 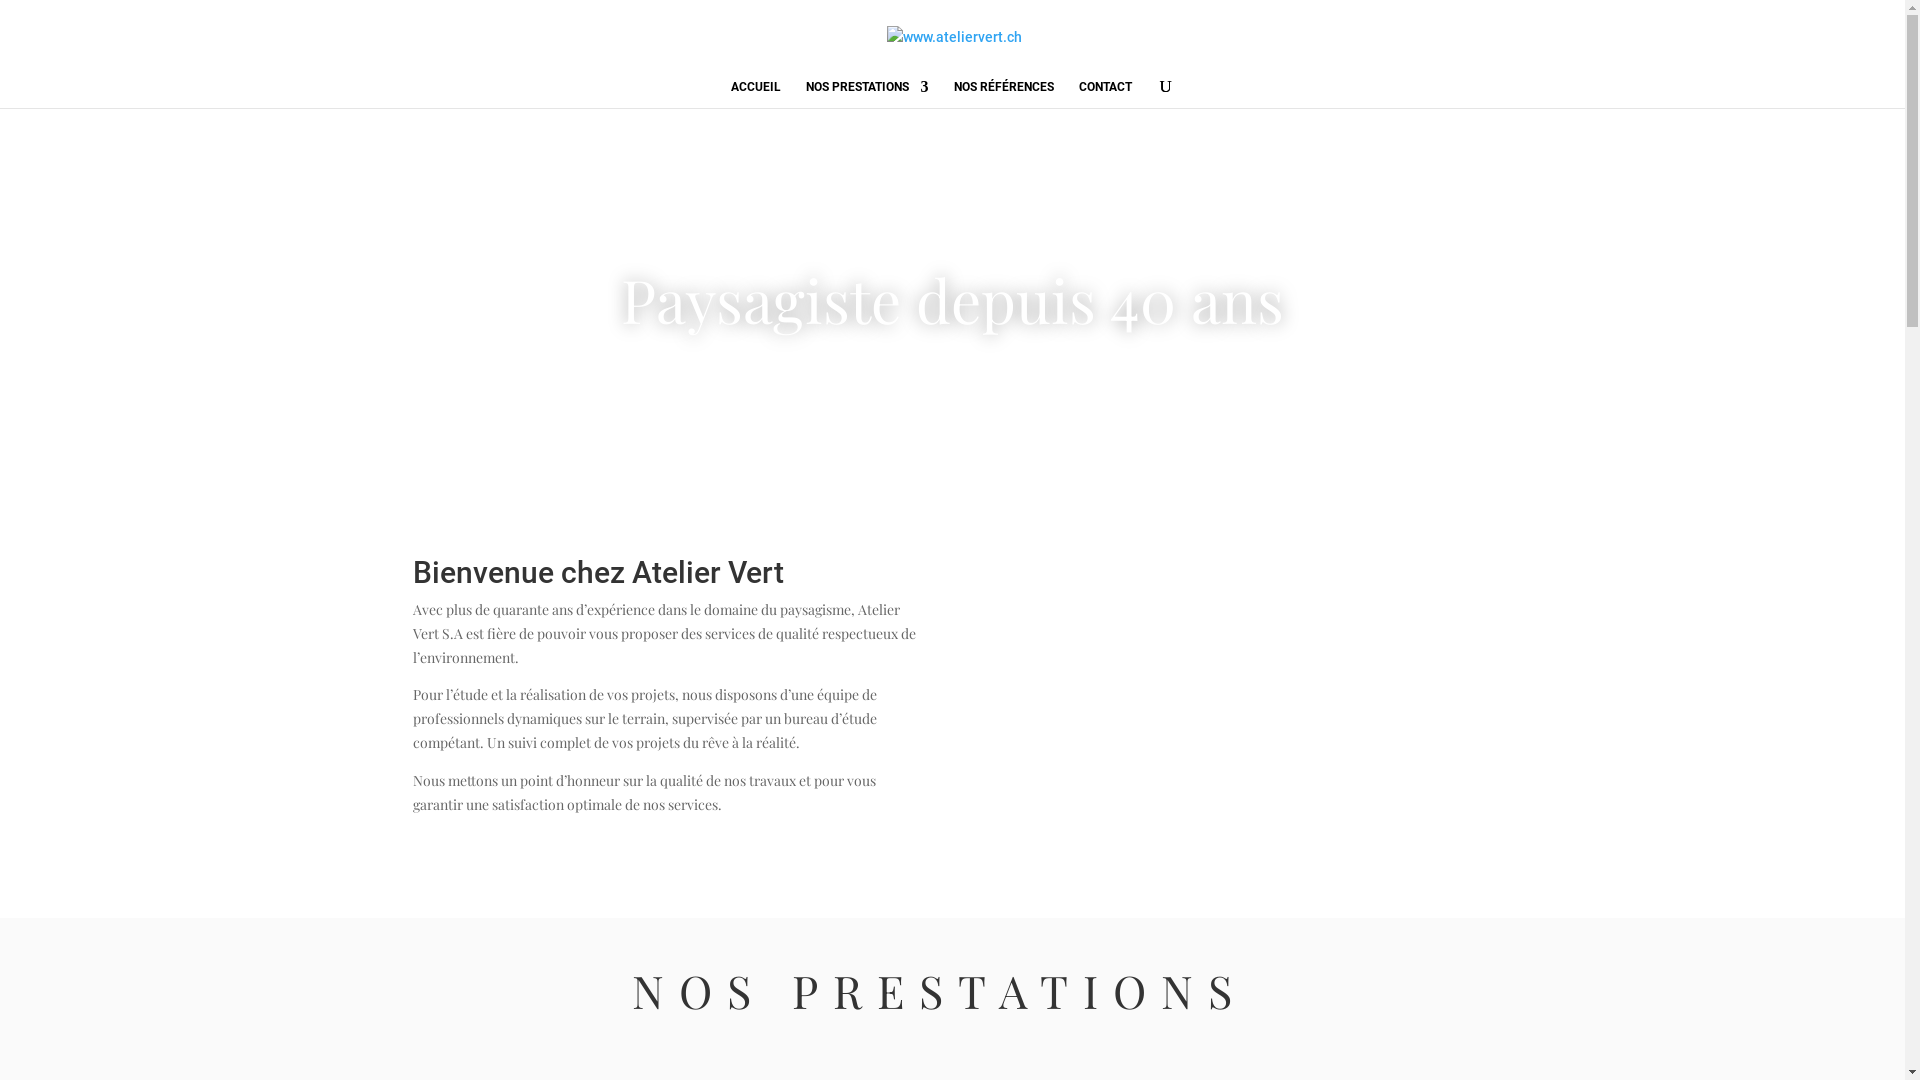 What do you see at coordinates (867, 93) in the screenshot?
I see `'NOS PRESTATIONS'` at bounding box center [867, 93].